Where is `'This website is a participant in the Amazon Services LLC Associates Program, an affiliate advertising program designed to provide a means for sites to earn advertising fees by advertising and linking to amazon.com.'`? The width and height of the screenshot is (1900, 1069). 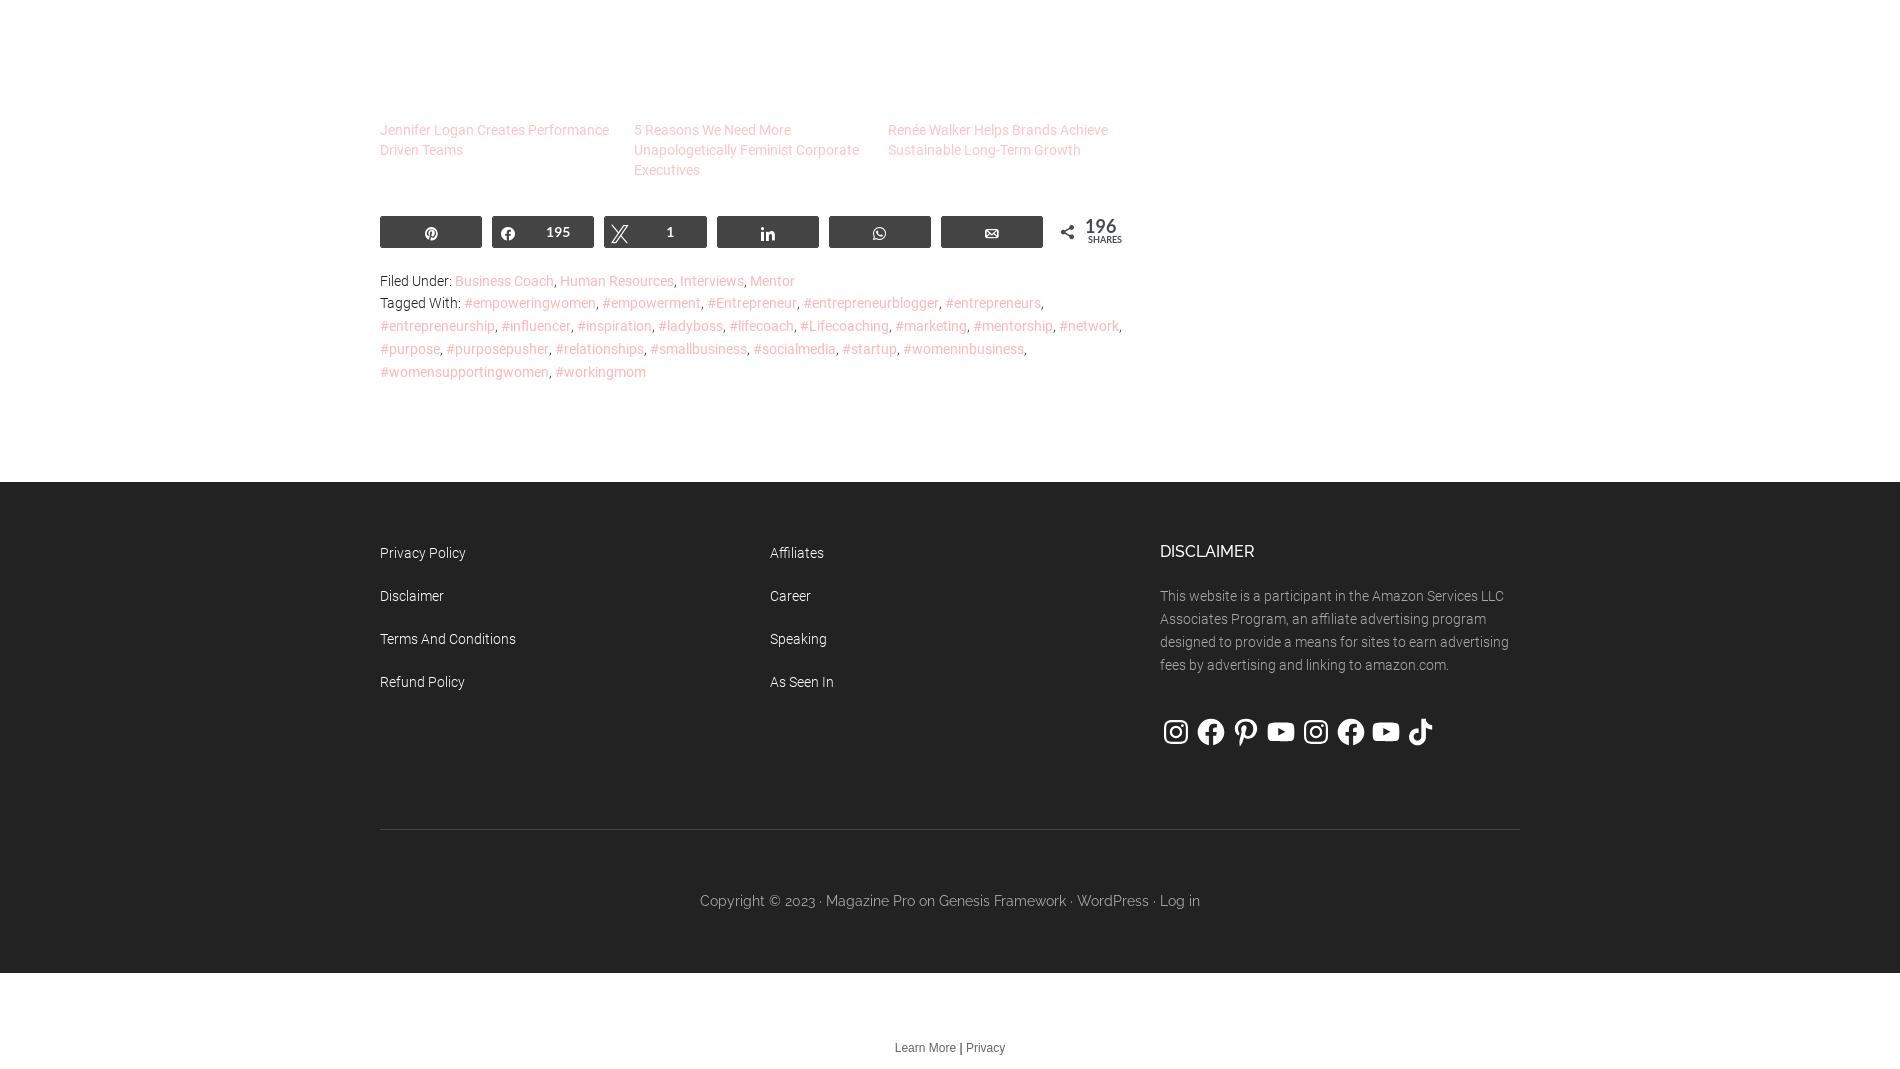 'This website is a participant in the Amazon Services LLC Associates Program, an affiliate advertising program designed to provide a means for sites to earn advertising fees by advertising and linking to amazon.com.' is located at coordinates (1333, 629).